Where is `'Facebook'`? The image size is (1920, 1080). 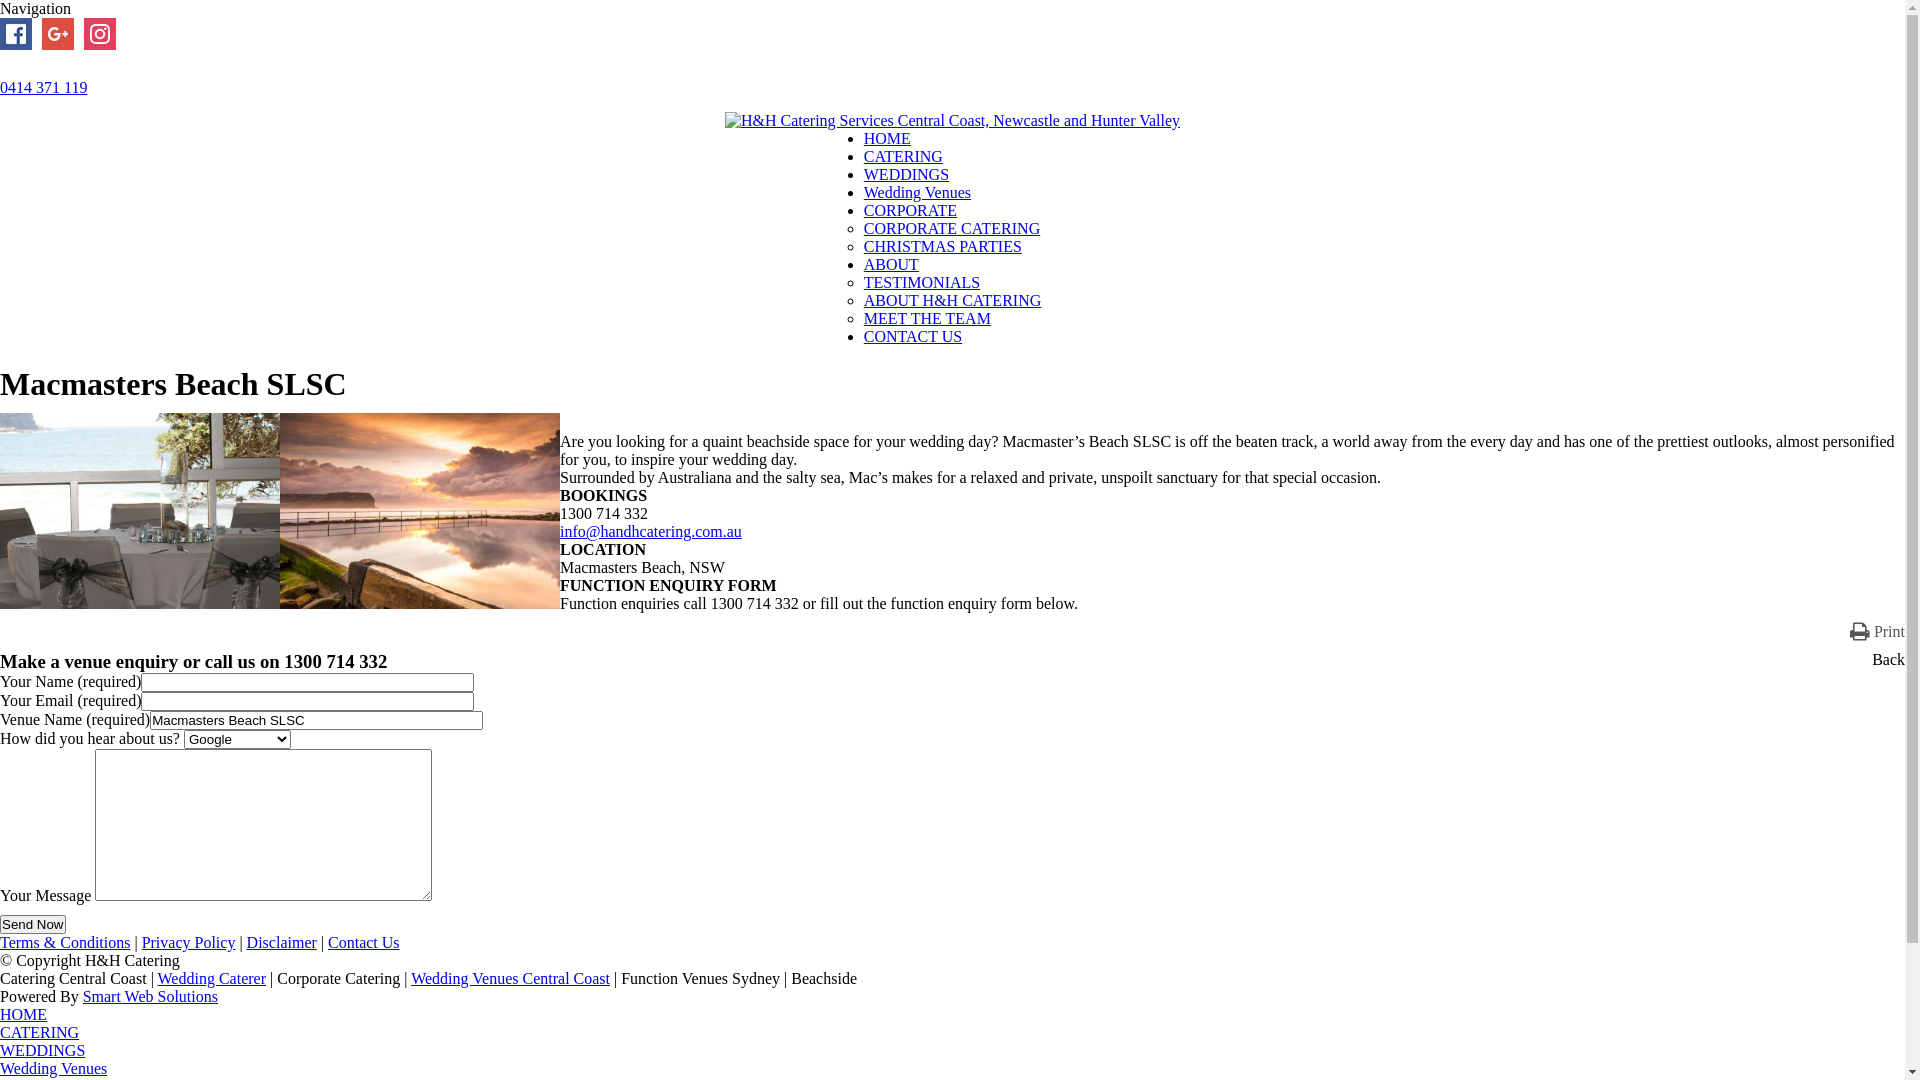
'Facebook' is located at coordinates (15, 34).